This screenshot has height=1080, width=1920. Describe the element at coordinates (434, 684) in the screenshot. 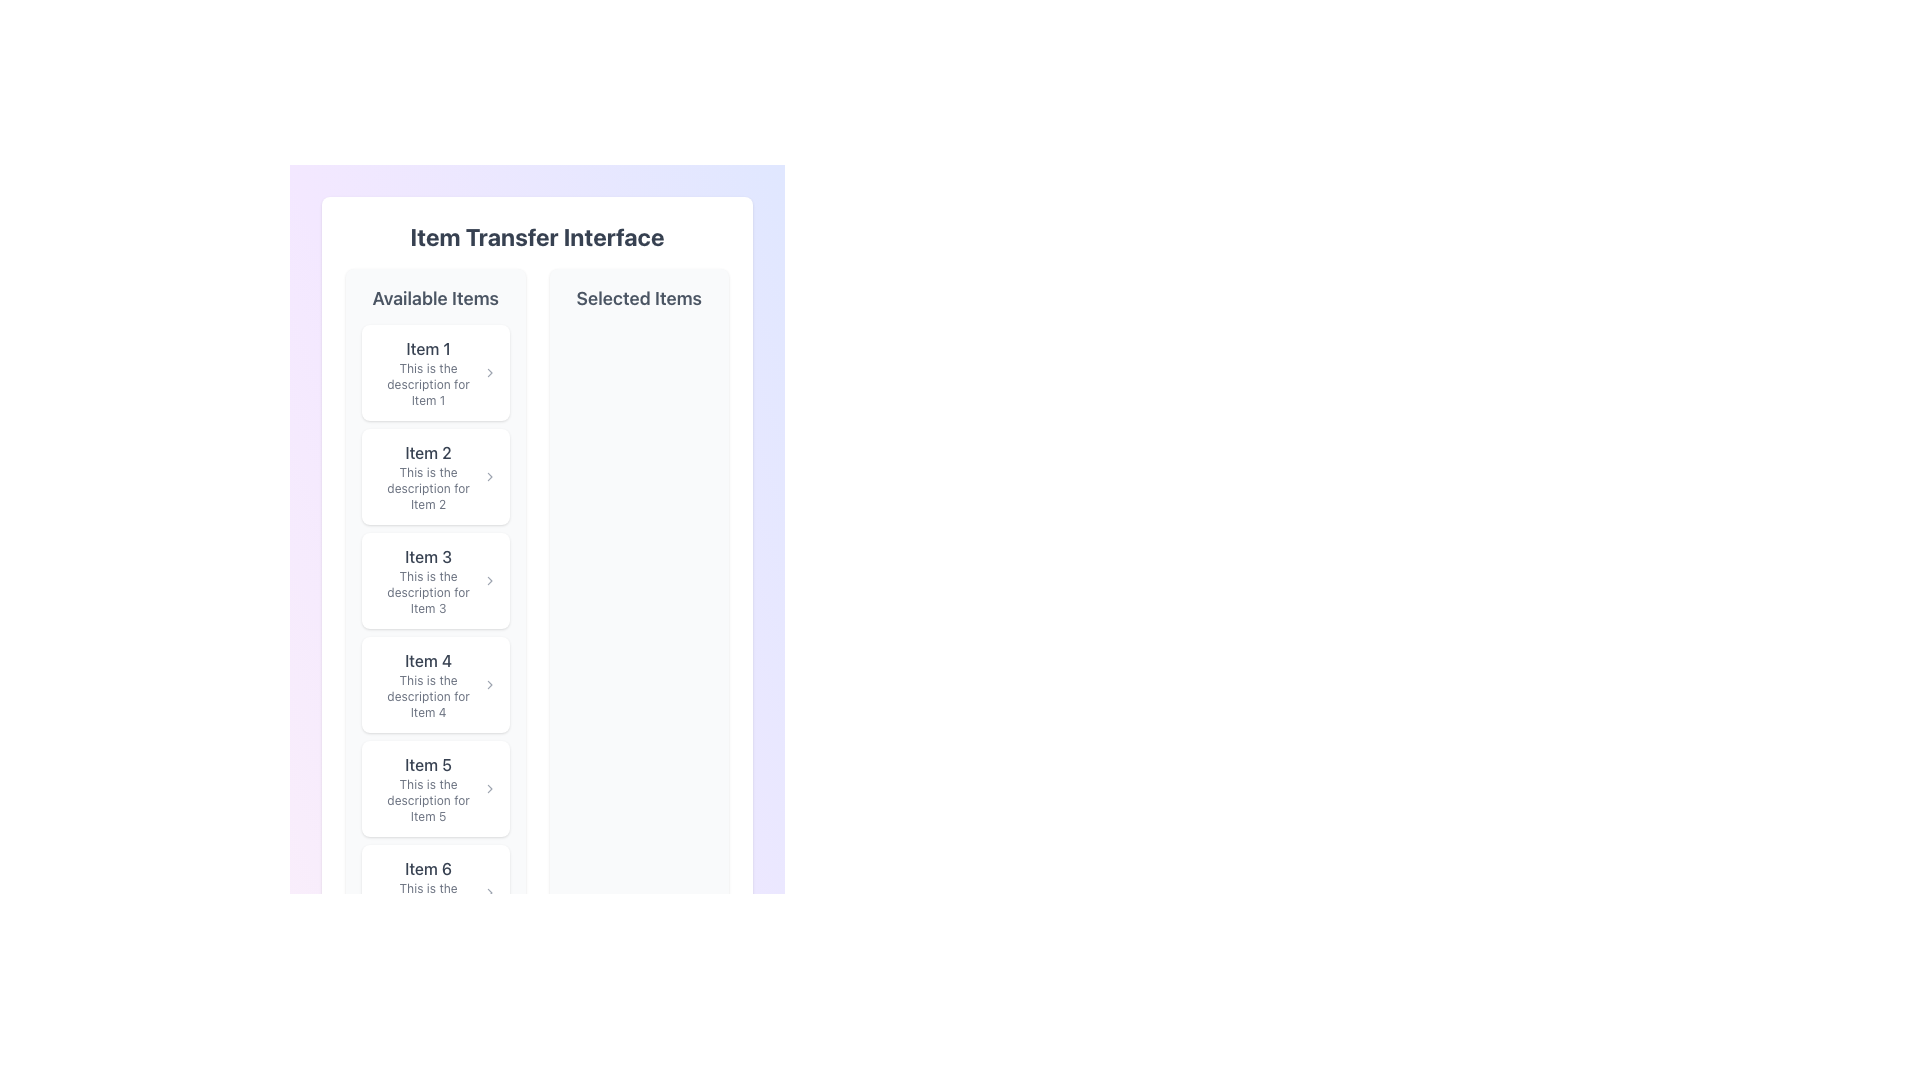

I see `the interactive list item card labeled 'Item 4', which contains a bold title and a description, positioned in the 'Available Items' section` at that location.